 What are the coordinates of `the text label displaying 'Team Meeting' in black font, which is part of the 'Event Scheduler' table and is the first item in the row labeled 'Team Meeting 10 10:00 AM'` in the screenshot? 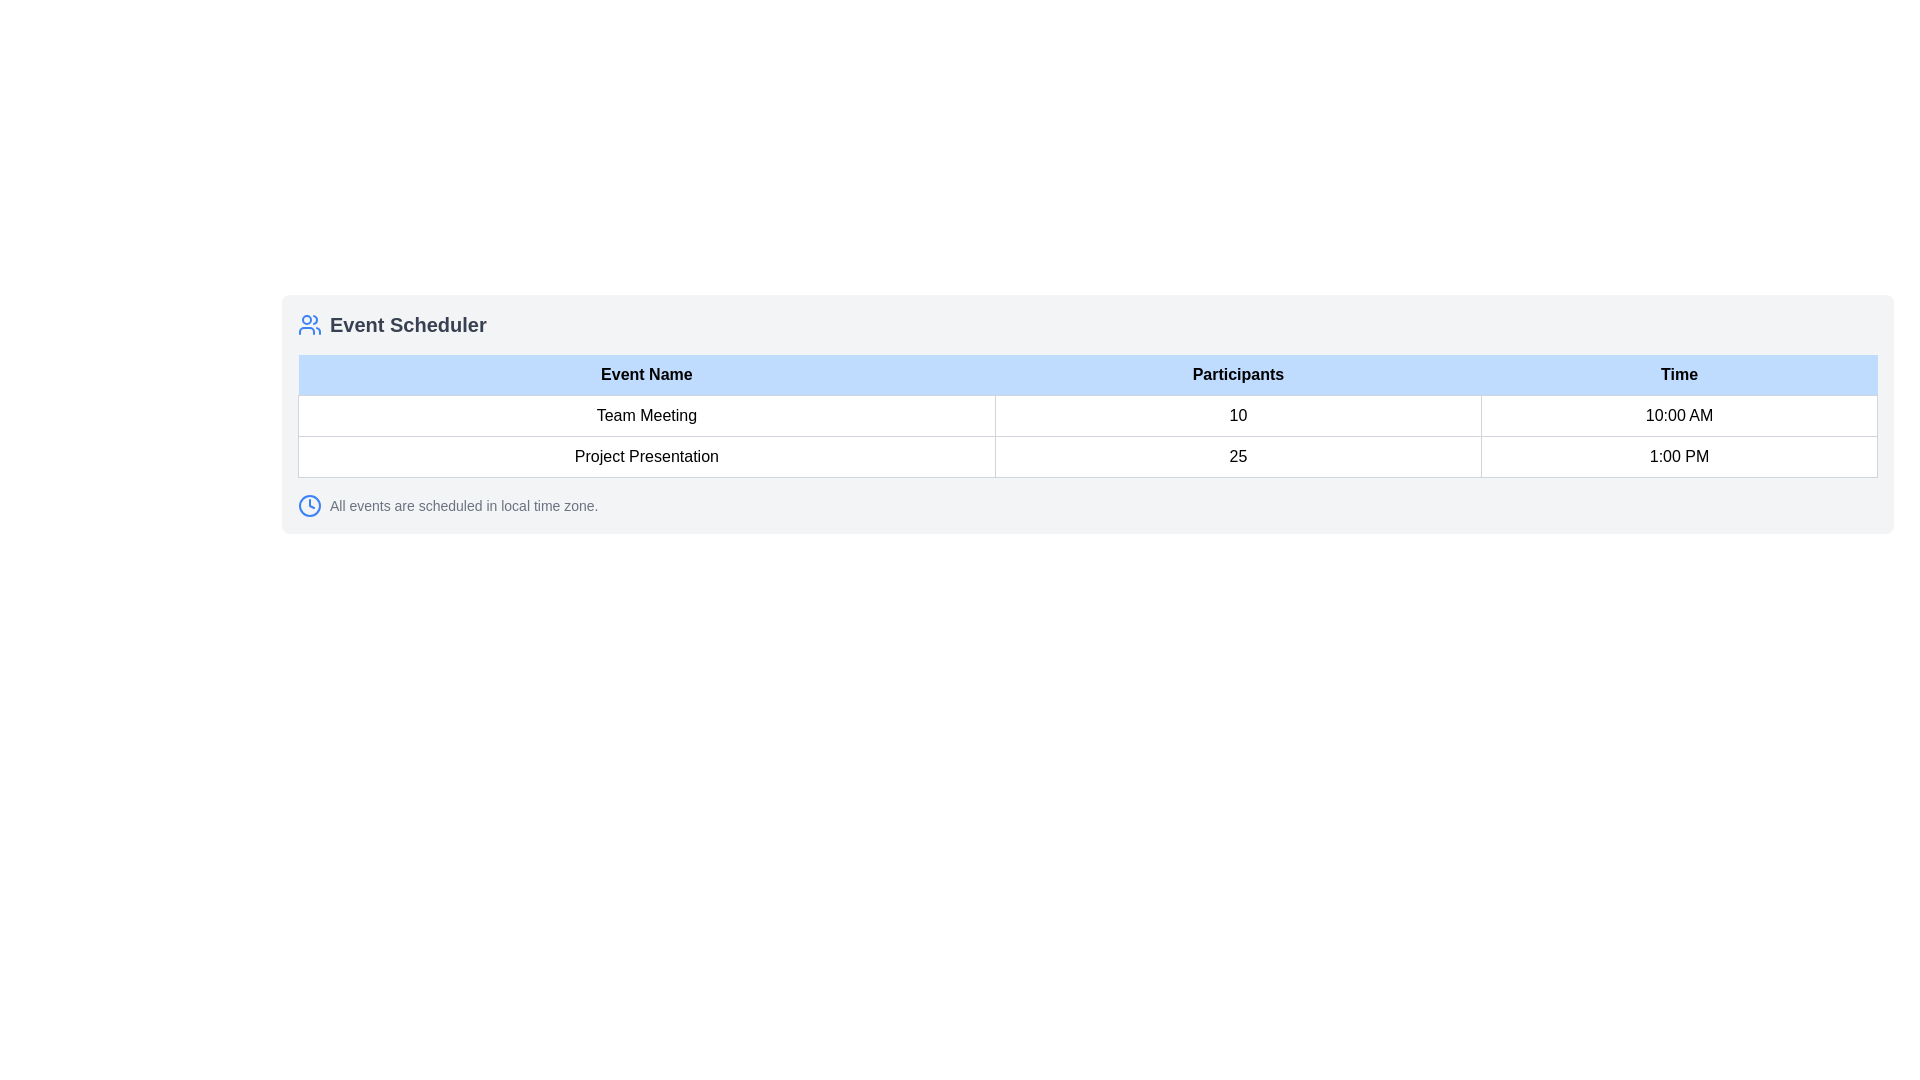 It's located at (646, 415).